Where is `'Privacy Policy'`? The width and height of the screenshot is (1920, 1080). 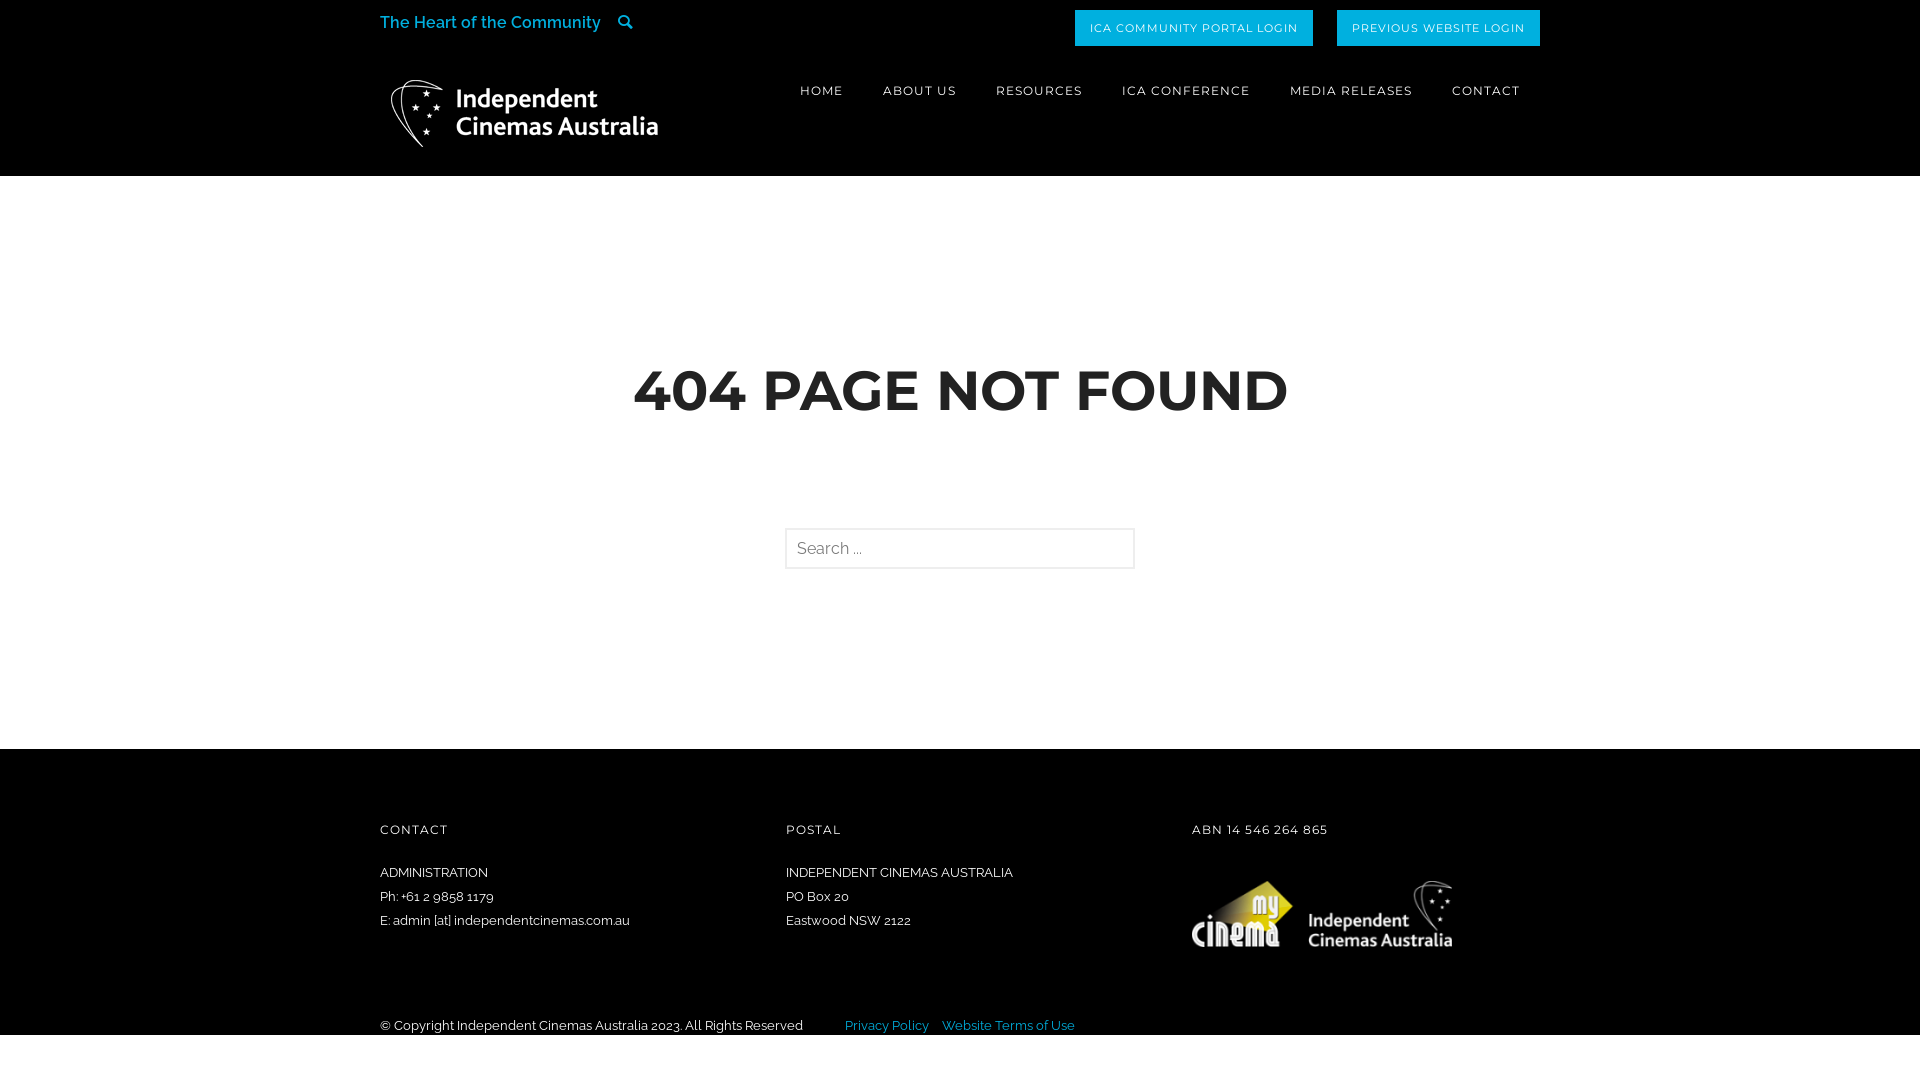
'Privacy Policy' is located at coordinates (844, 1025).